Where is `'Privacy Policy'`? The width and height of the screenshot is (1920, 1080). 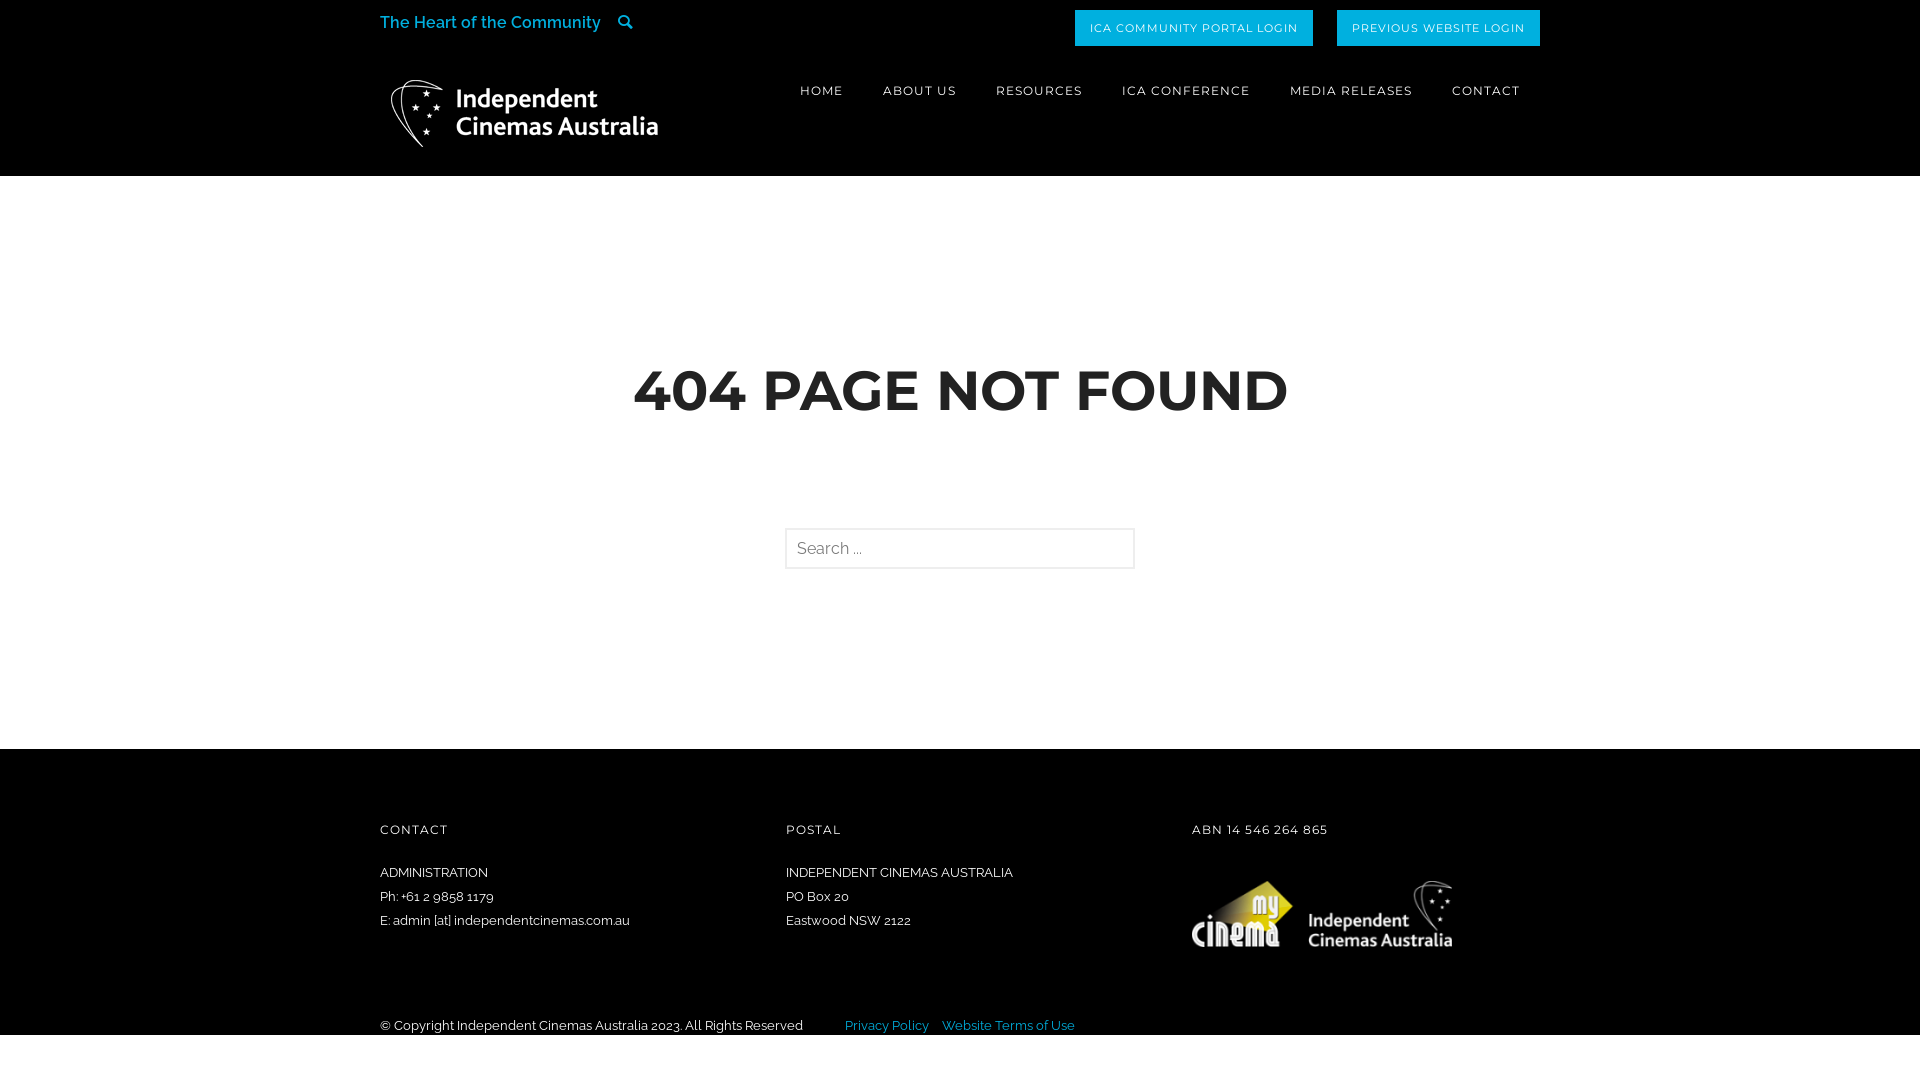
'Privacy Policy' is located at coordinates (844, 1025).